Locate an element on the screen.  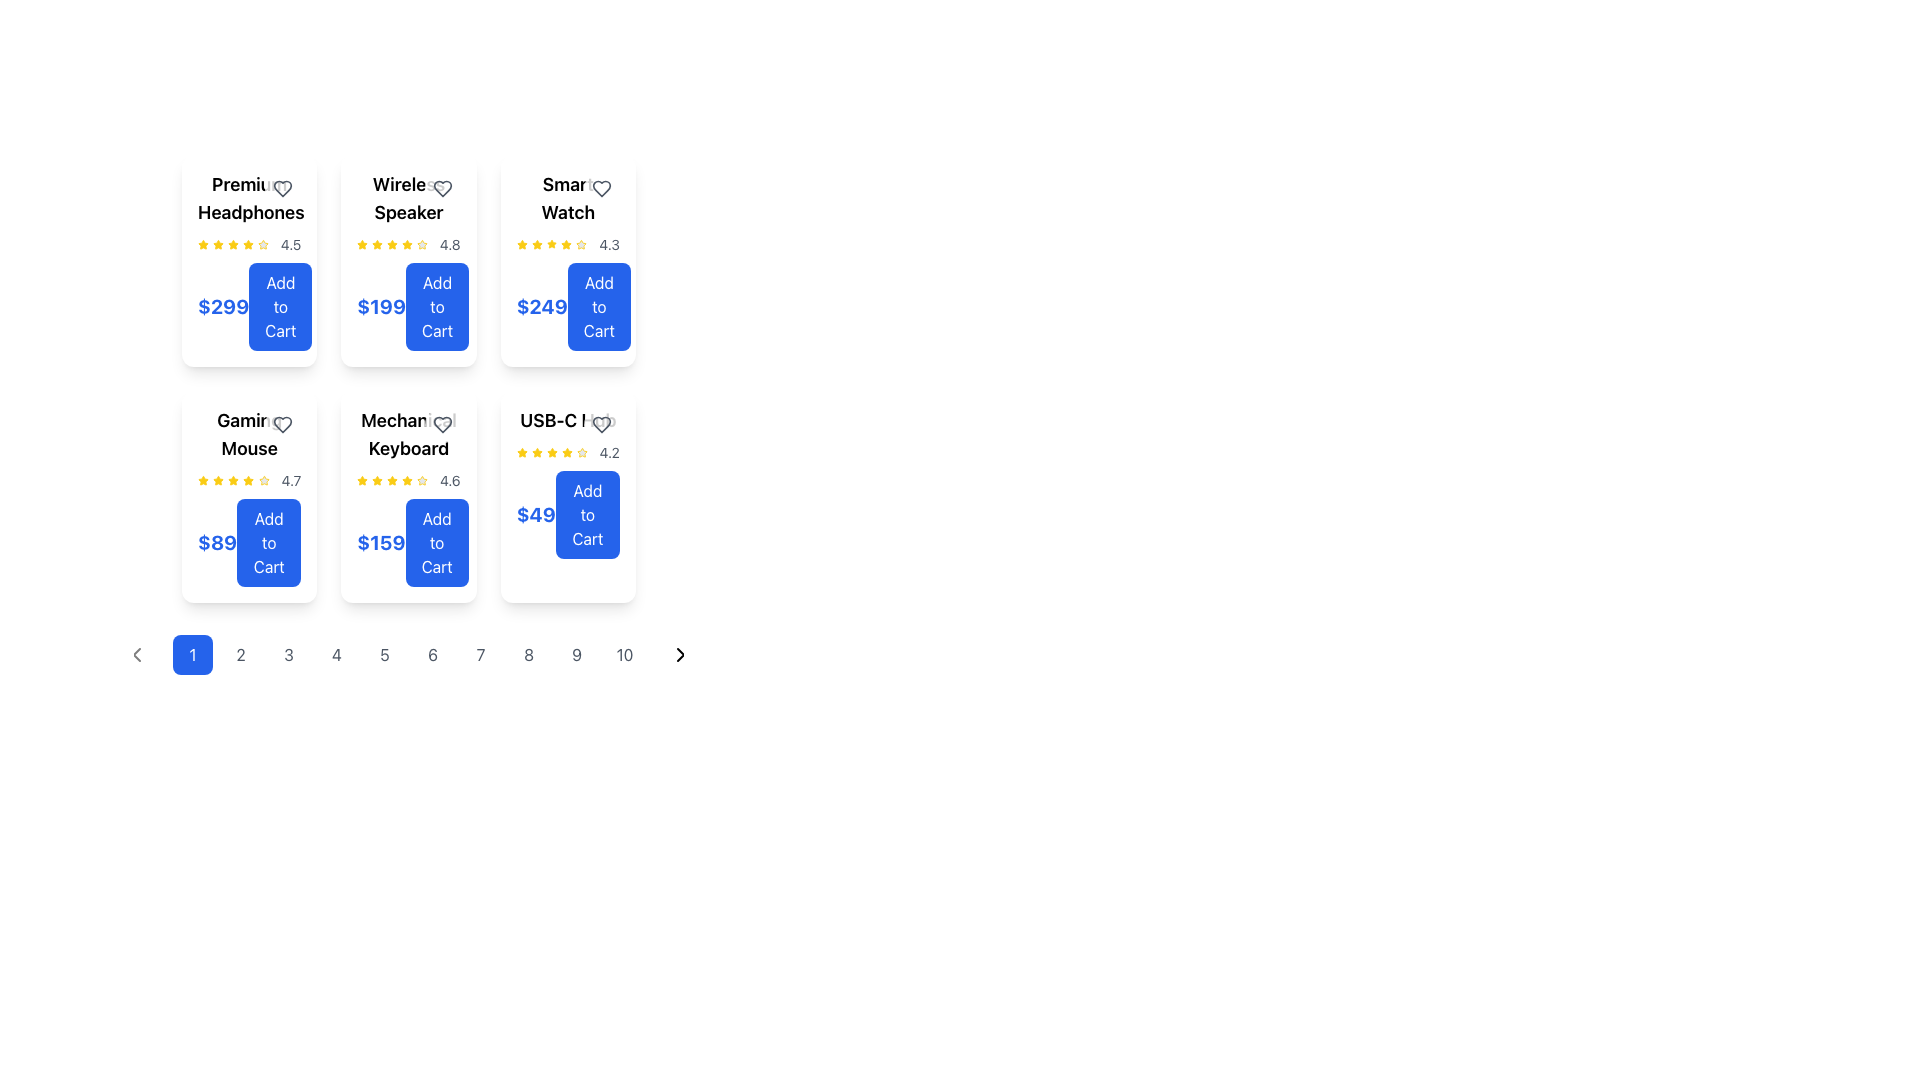
the fifth star icon representing the rating level for the 'Mechanical Keyboard' product located in the second row and second column of the layout grid is located at coordinates (421, 480).